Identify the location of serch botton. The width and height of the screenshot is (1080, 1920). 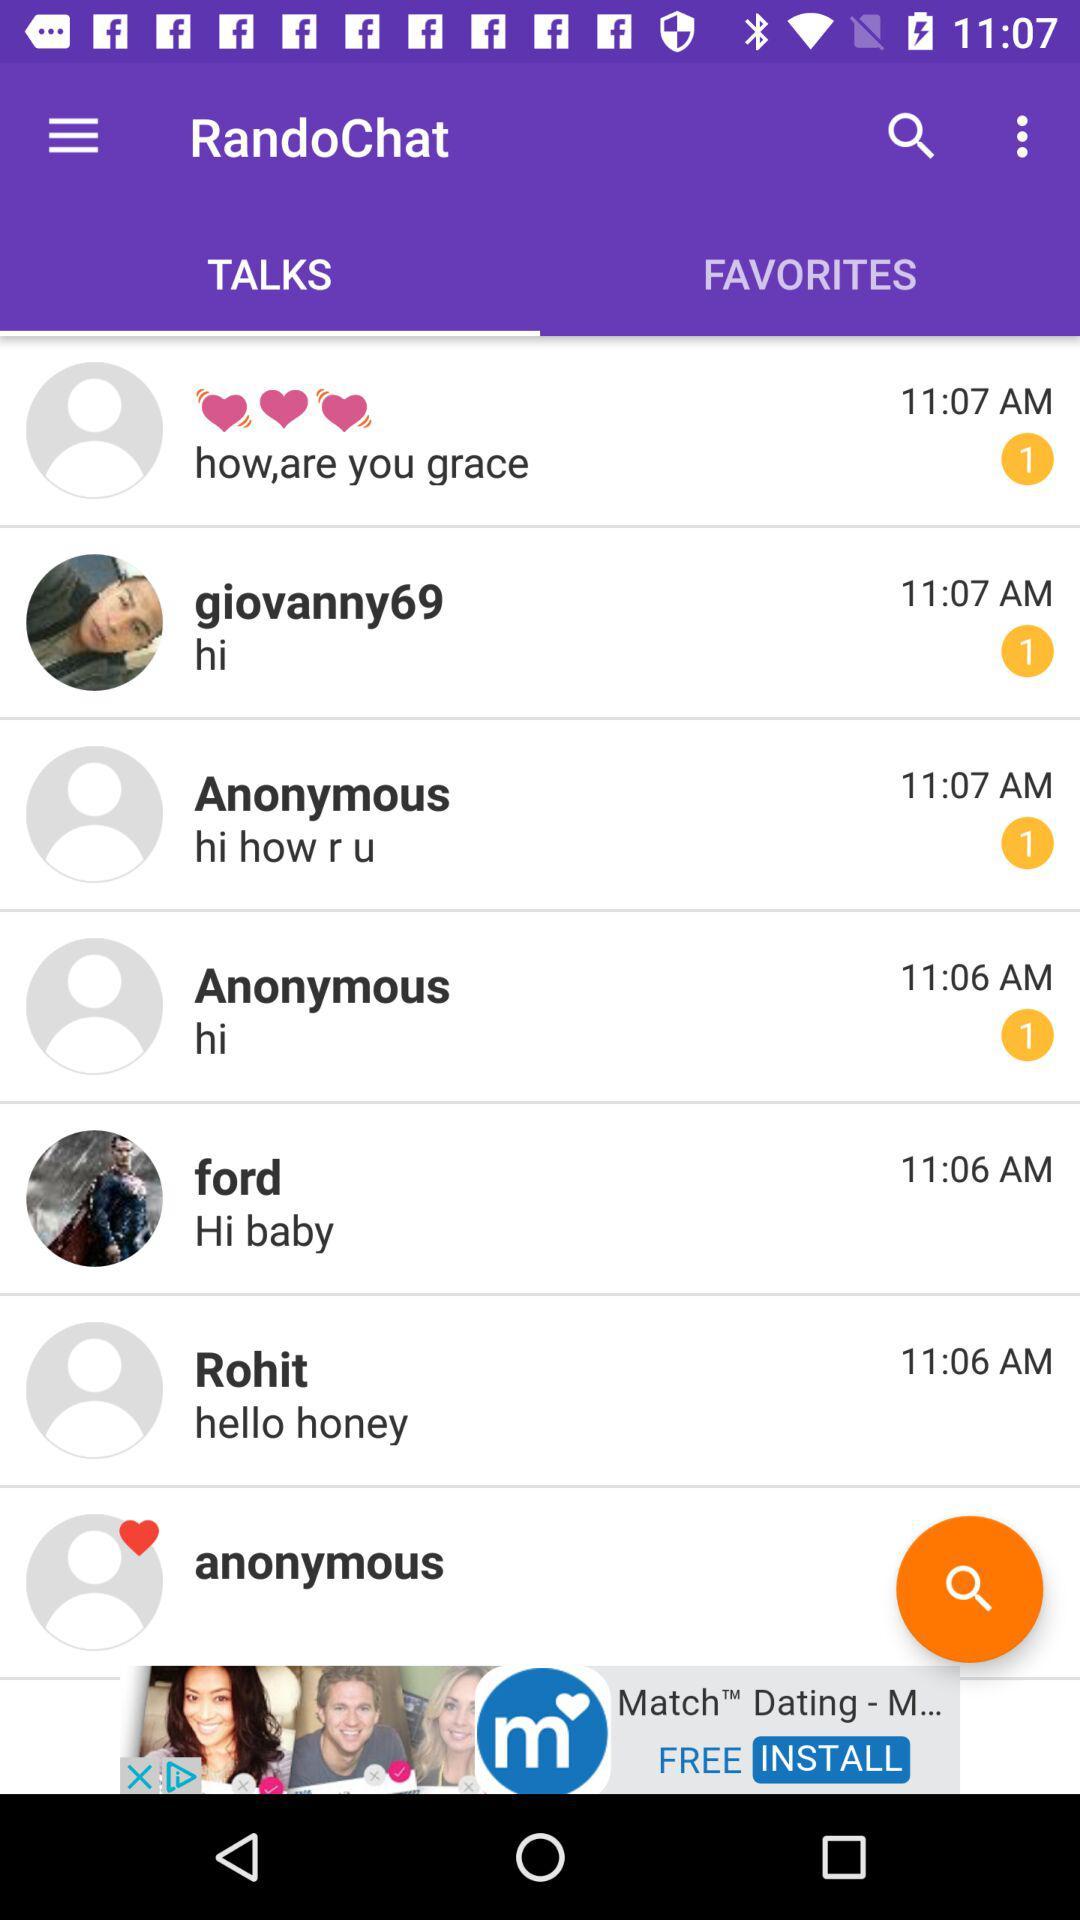
(968, 1588).